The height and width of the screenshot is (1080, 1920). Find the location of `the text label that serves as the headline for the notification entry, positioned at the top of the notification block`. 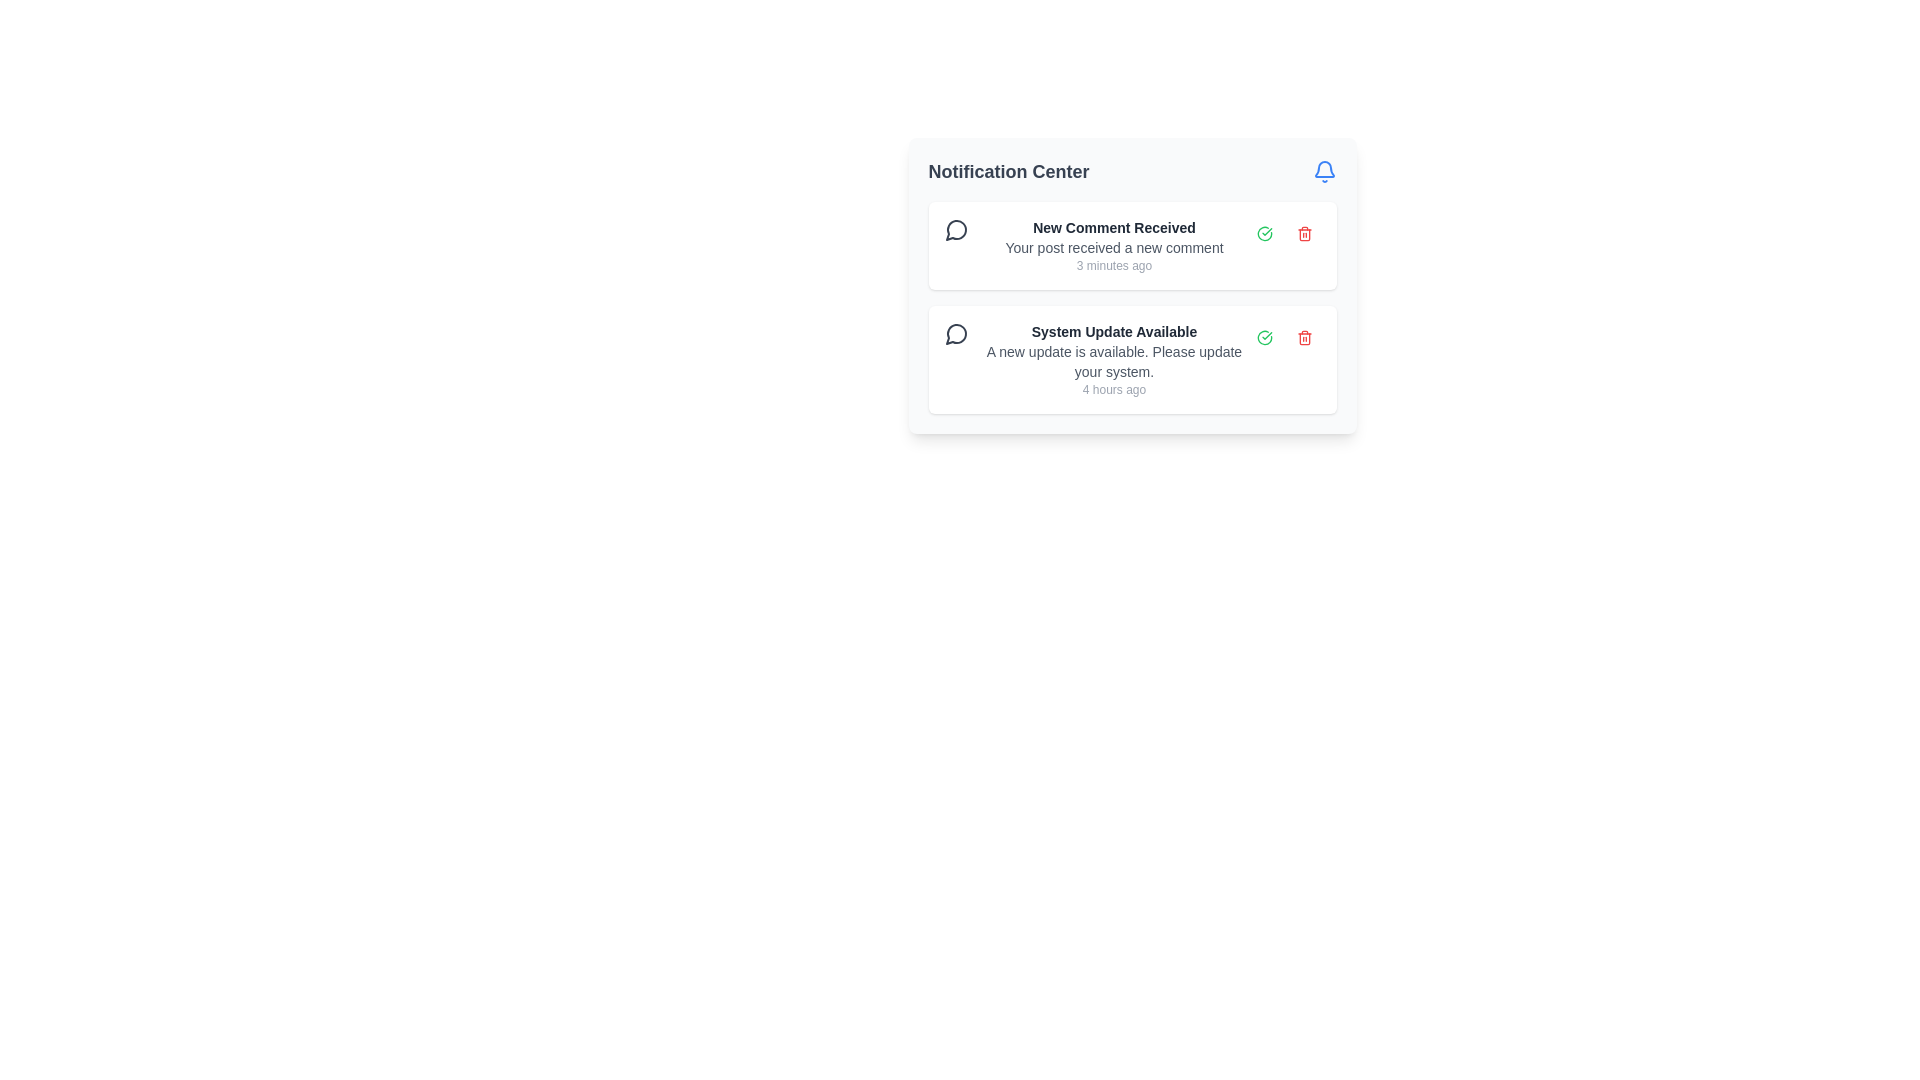

the text label that serves as the headline for the notification entry, positioned at the top of the notification block is located at coordinates (1113, 330).